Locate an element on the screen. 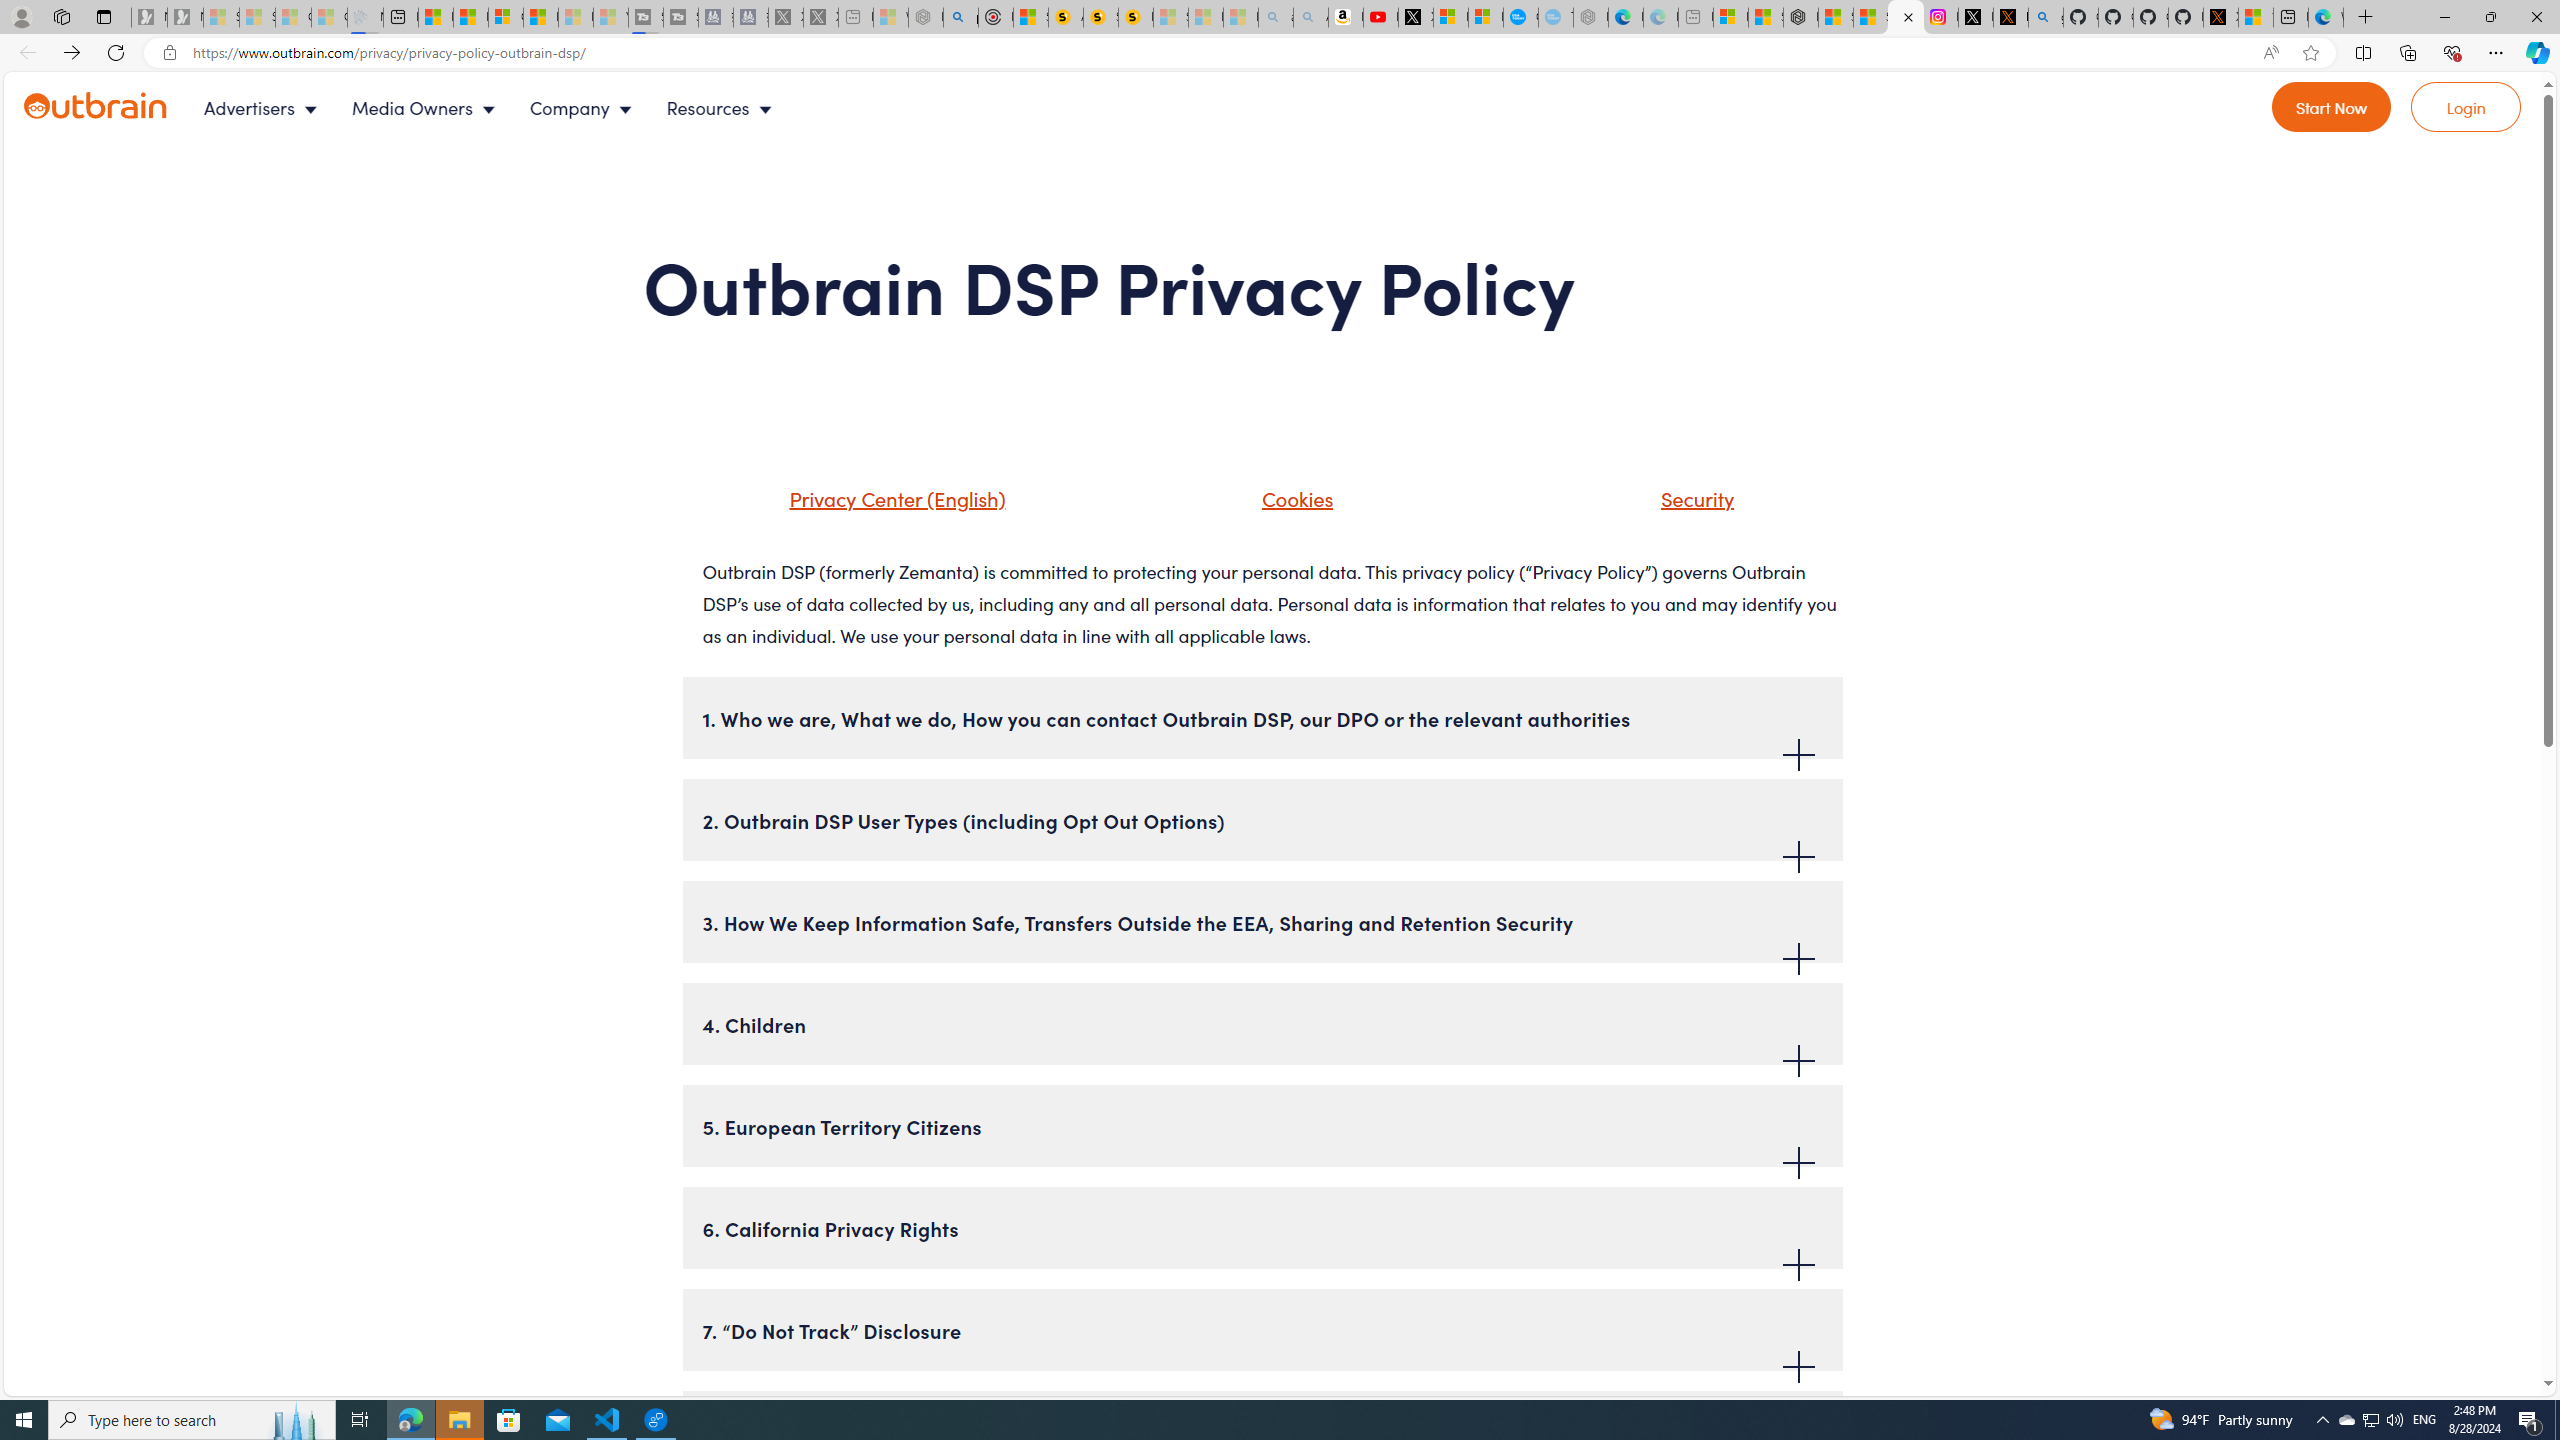 Image resolution: width=2560 pixels, height=1440 pixels. 'Log in to X / X' is located at coordinates (1976, 16).